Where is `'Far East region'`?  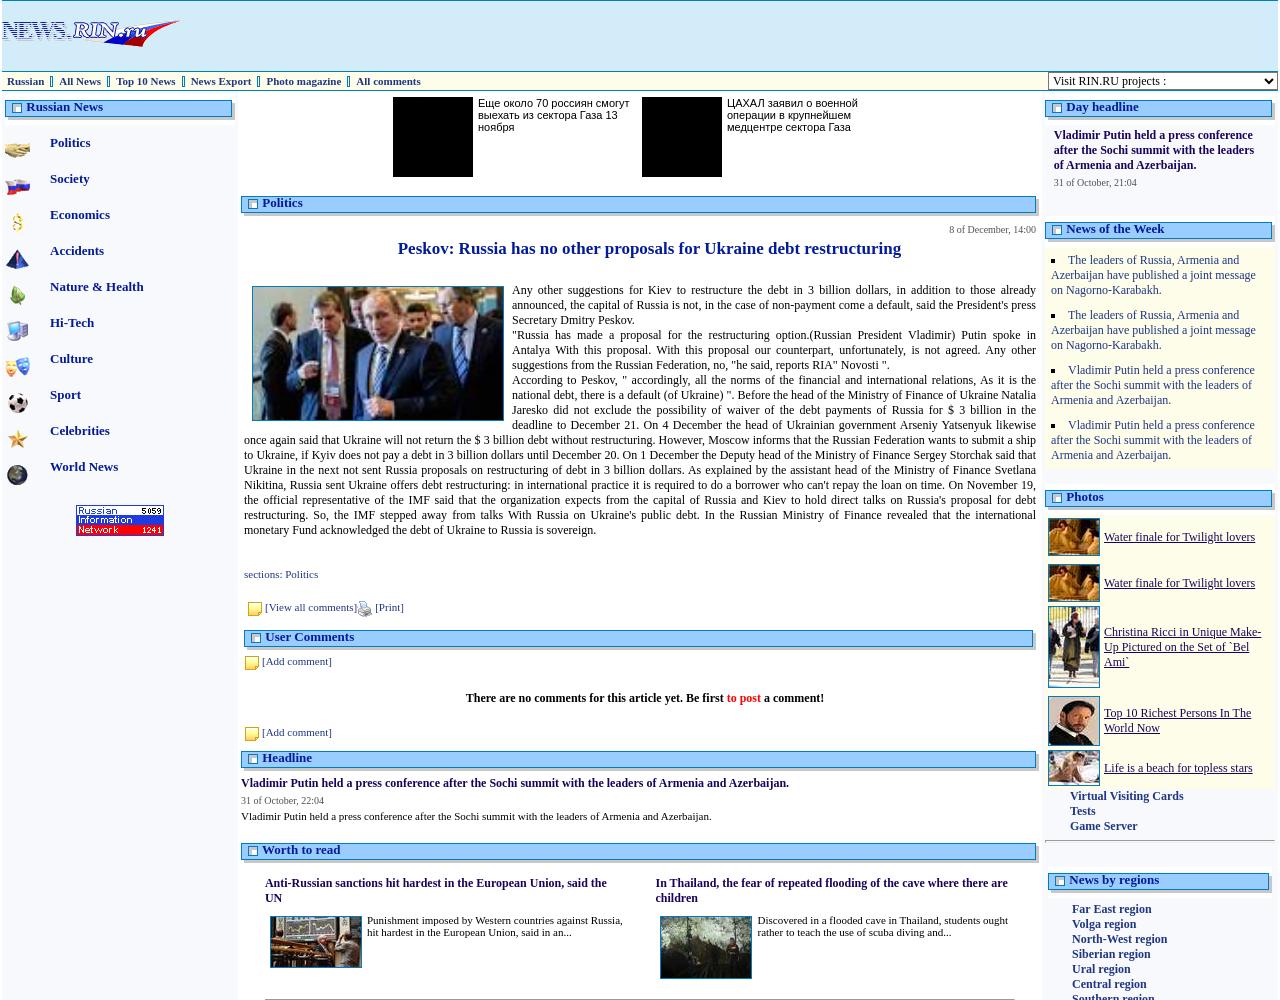 'Far East region' is located at coordinates (1110, 909).